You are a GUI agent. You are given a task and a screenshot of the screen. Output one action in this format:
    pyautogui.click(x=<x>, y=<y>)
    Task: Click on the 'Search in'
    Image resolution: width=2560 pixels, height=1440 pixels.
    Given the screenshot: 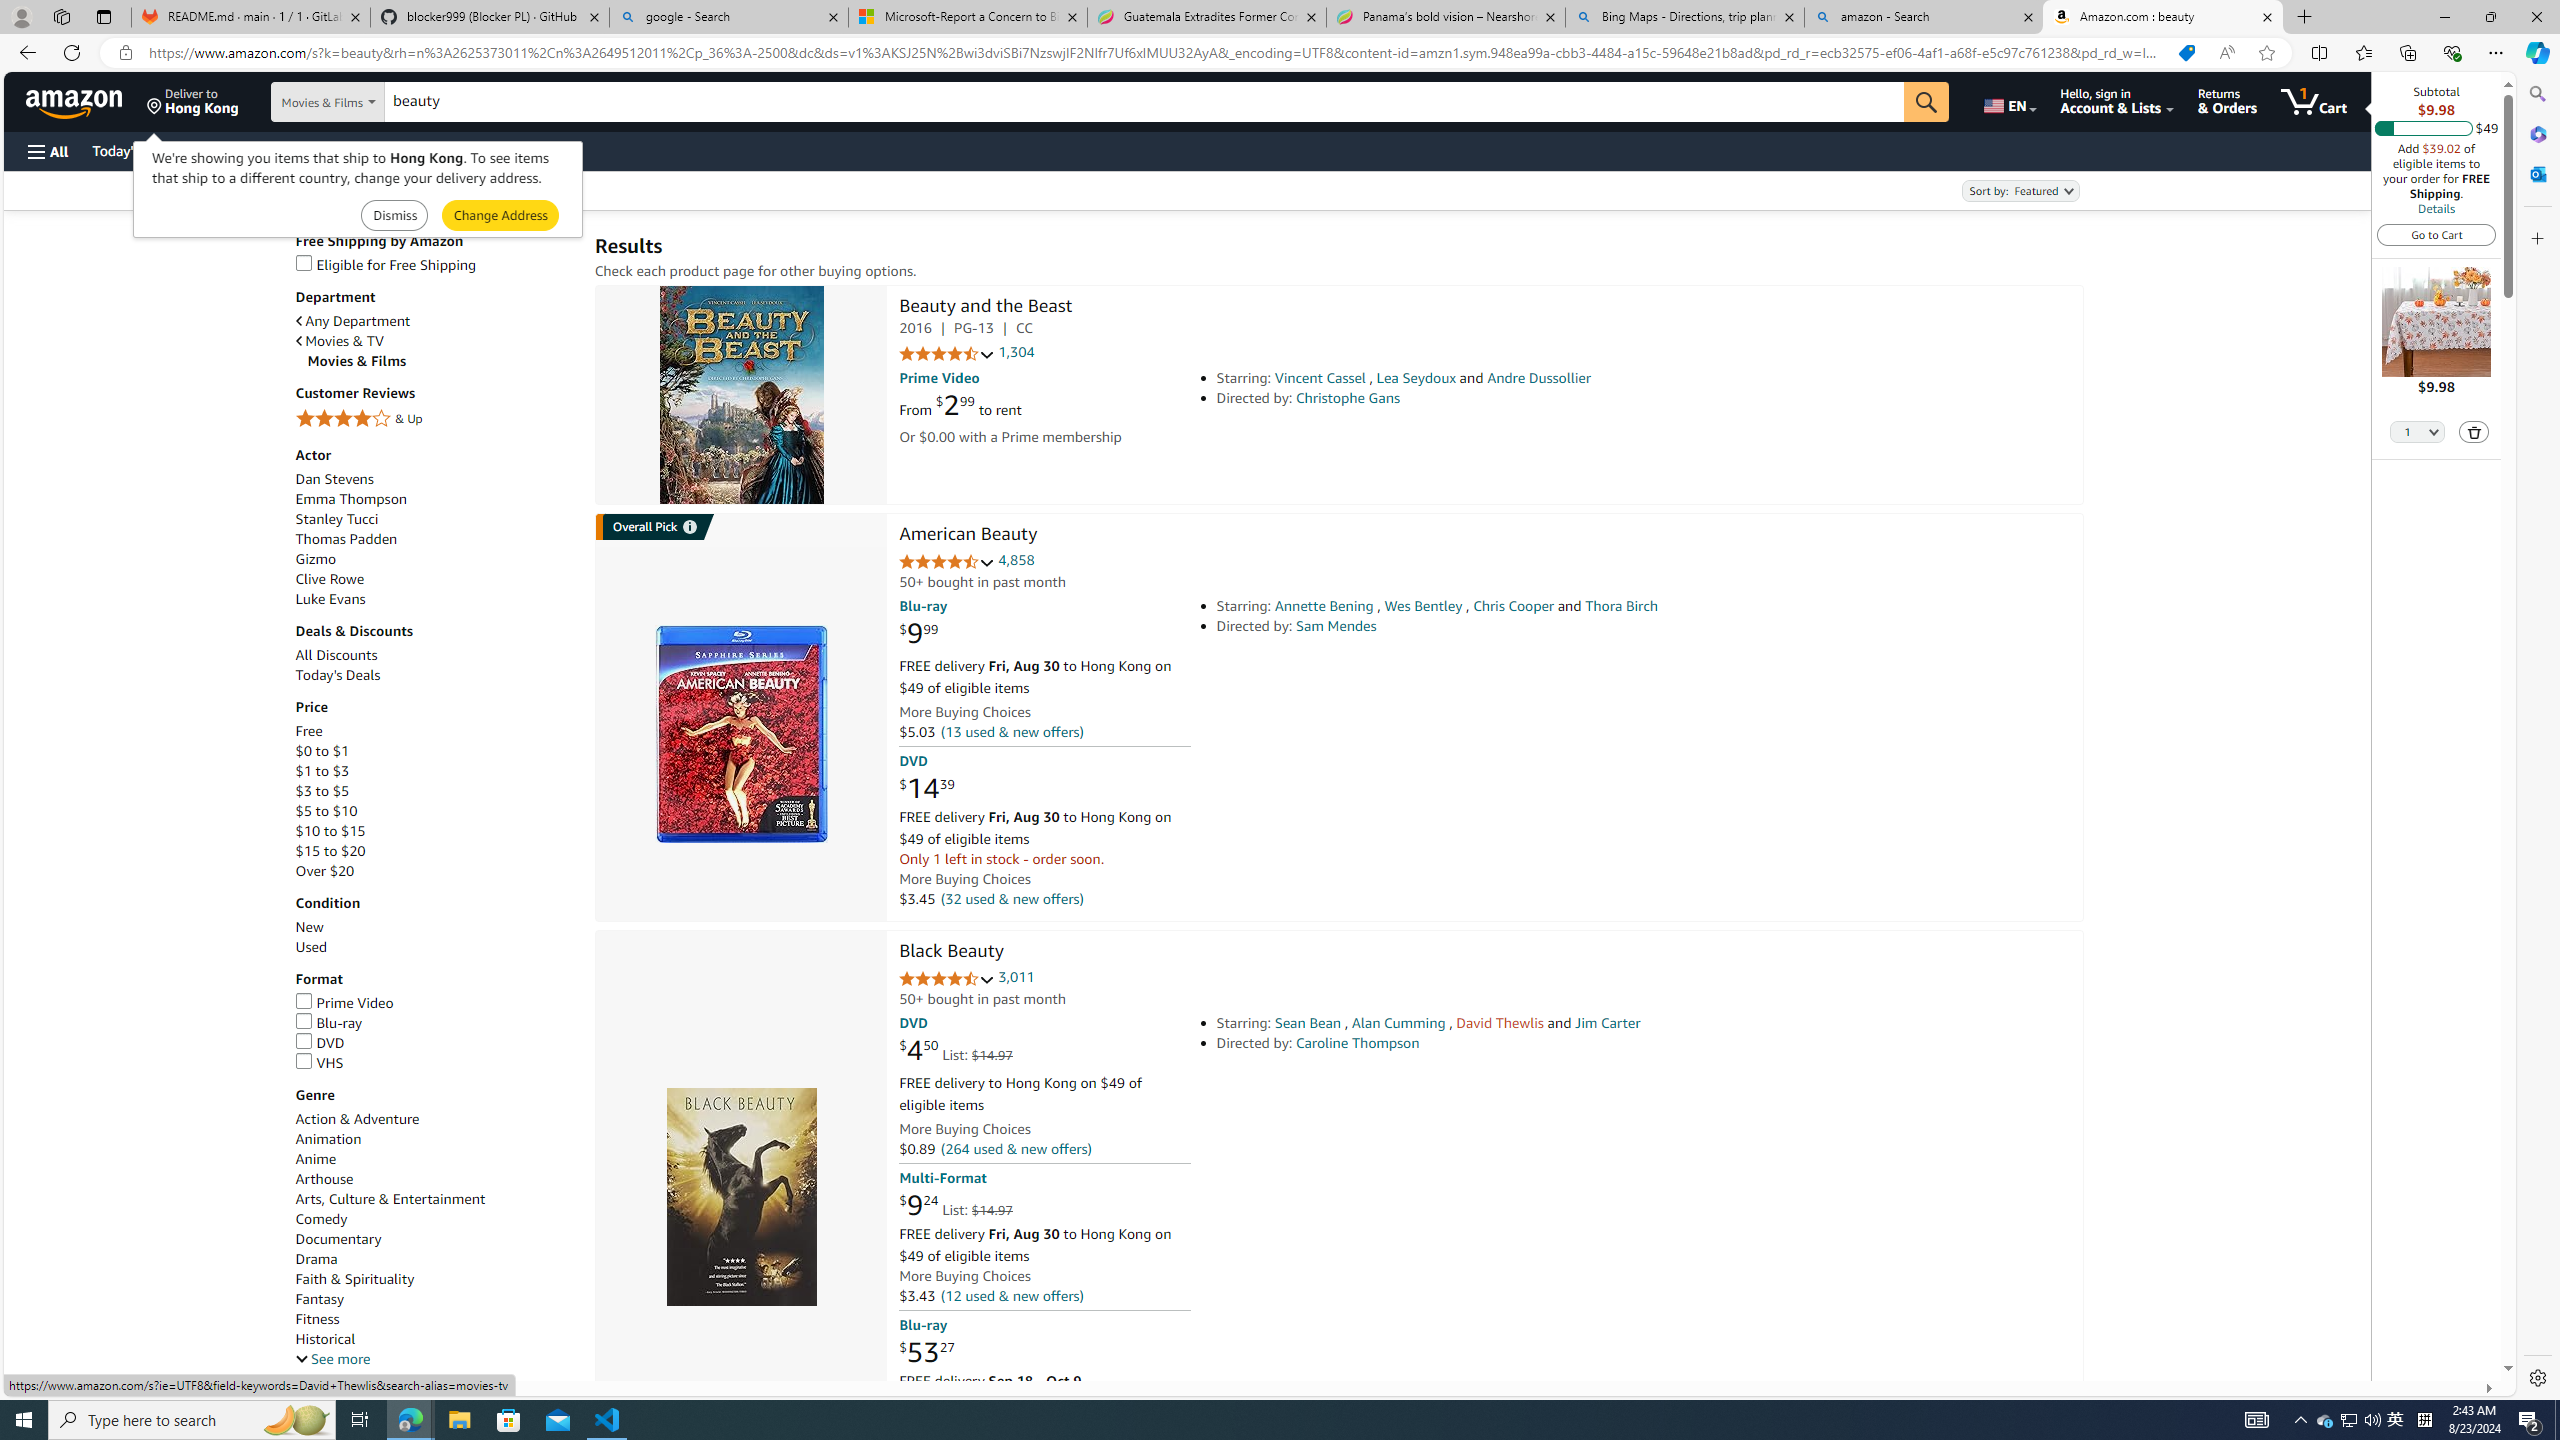 What is the action you would take?
    pyautogui.click(x=370, y=102)
    